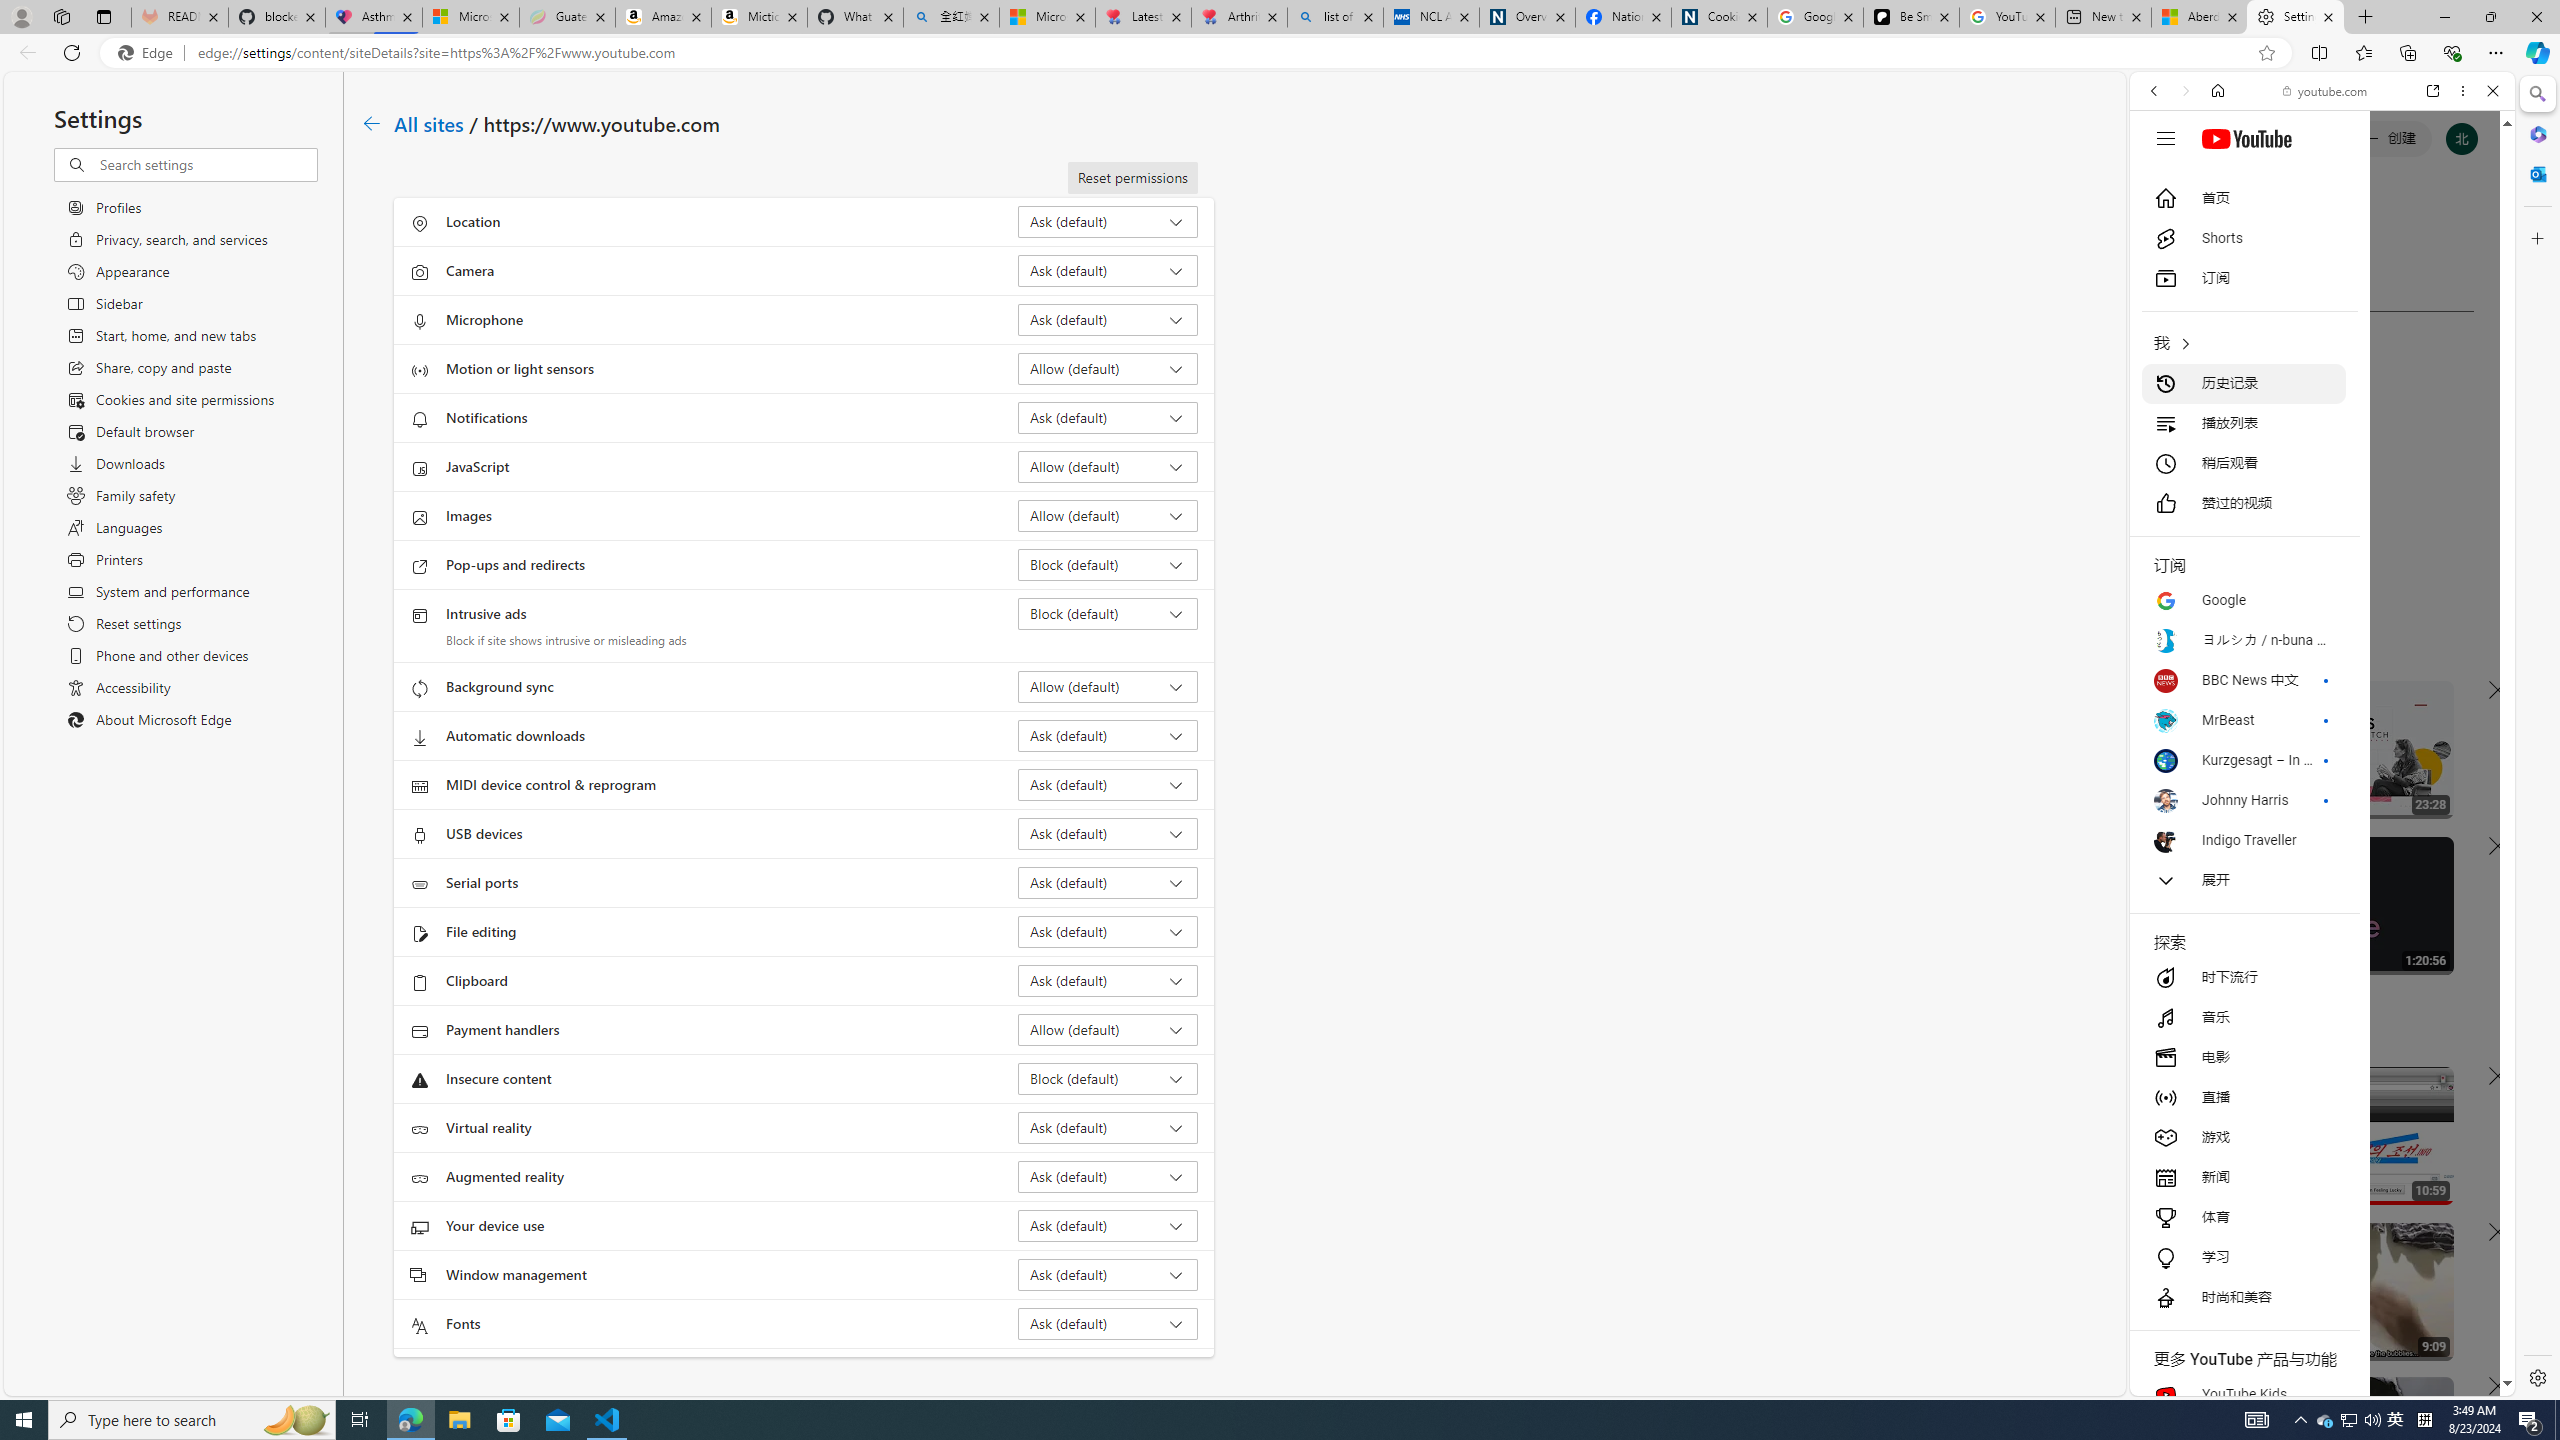  I want to click on 'youtube.com', so click(2324, 91).